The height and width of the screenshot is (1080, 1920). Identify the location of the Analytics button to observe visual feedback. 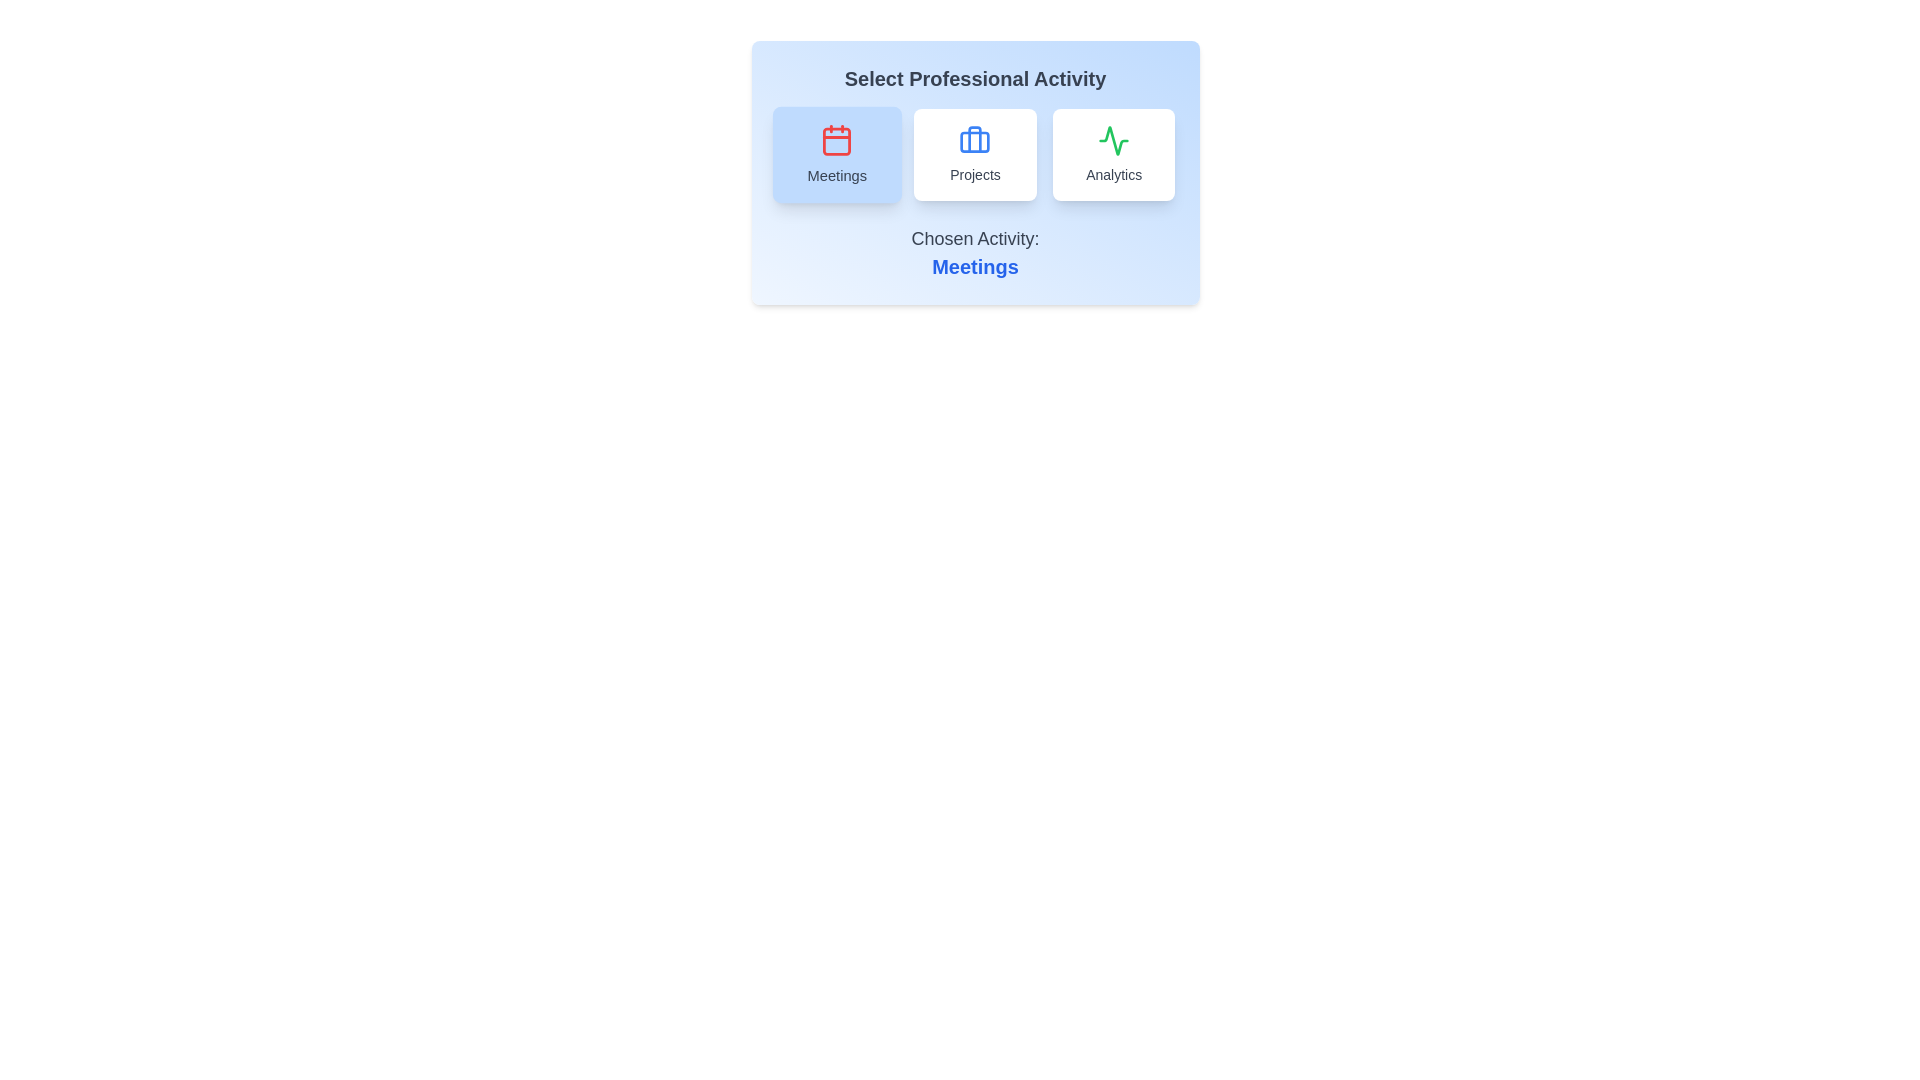
(1113, 153).